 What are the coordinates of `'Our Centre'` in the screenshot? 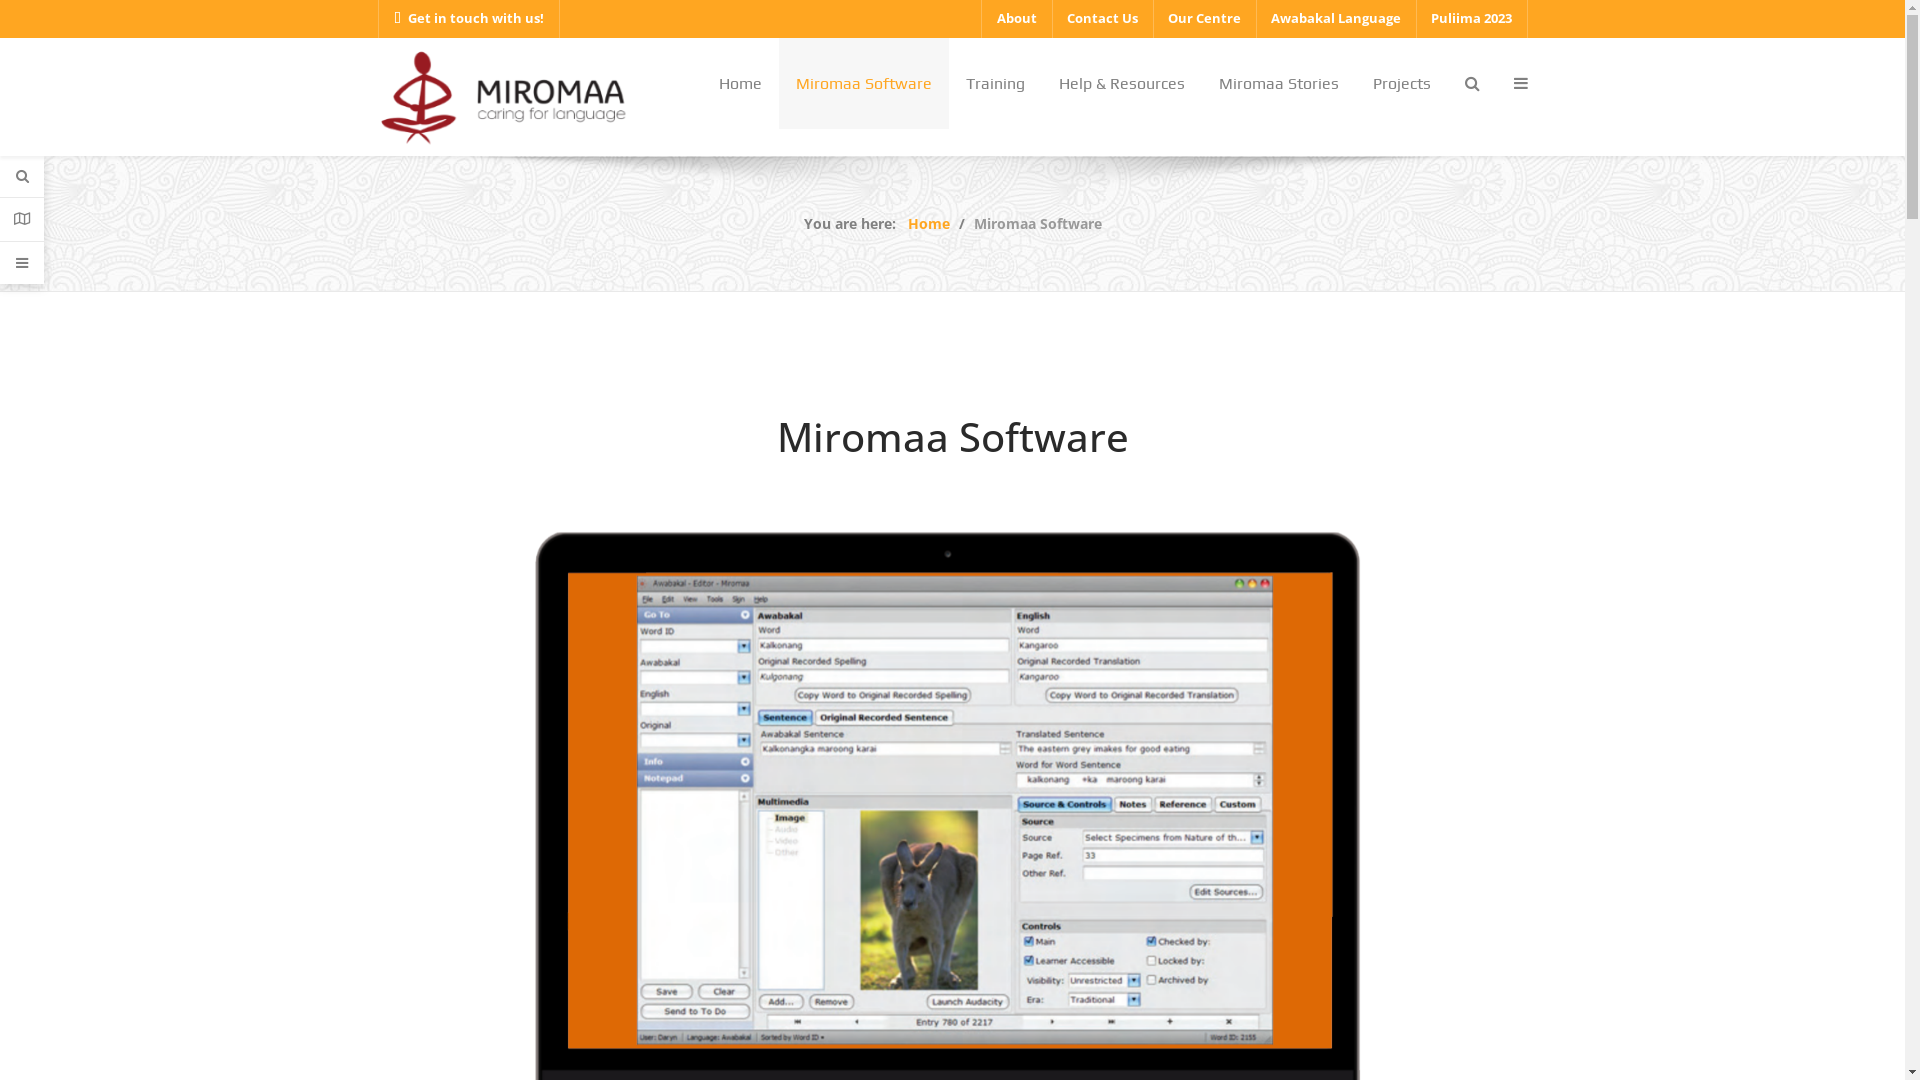 It's located at (1202, 19).